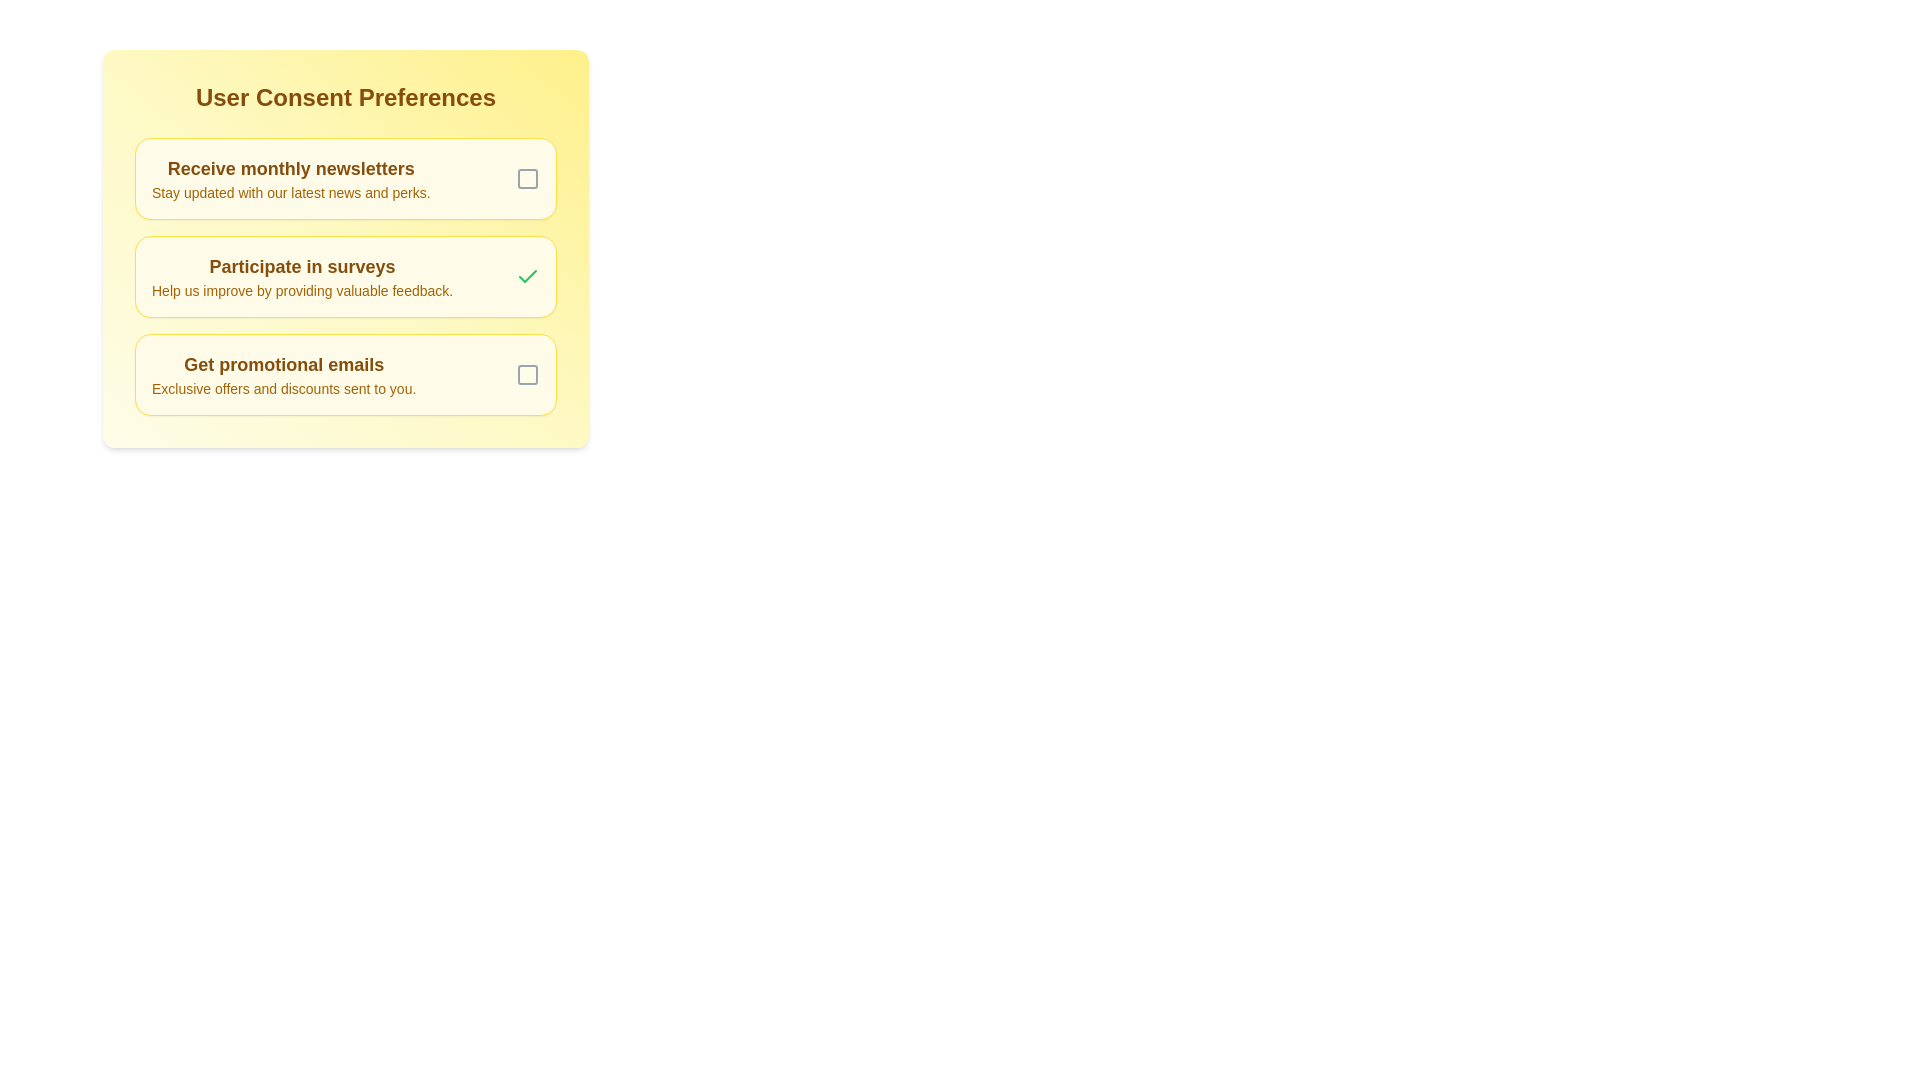 Image resolution: width=1920 pixels, height=1080 pixels. I want to click on the Consent checkbox at the top of the 'User Consent Preferences' section, which is the first option in a vertical list of three items, so click(345, 177).